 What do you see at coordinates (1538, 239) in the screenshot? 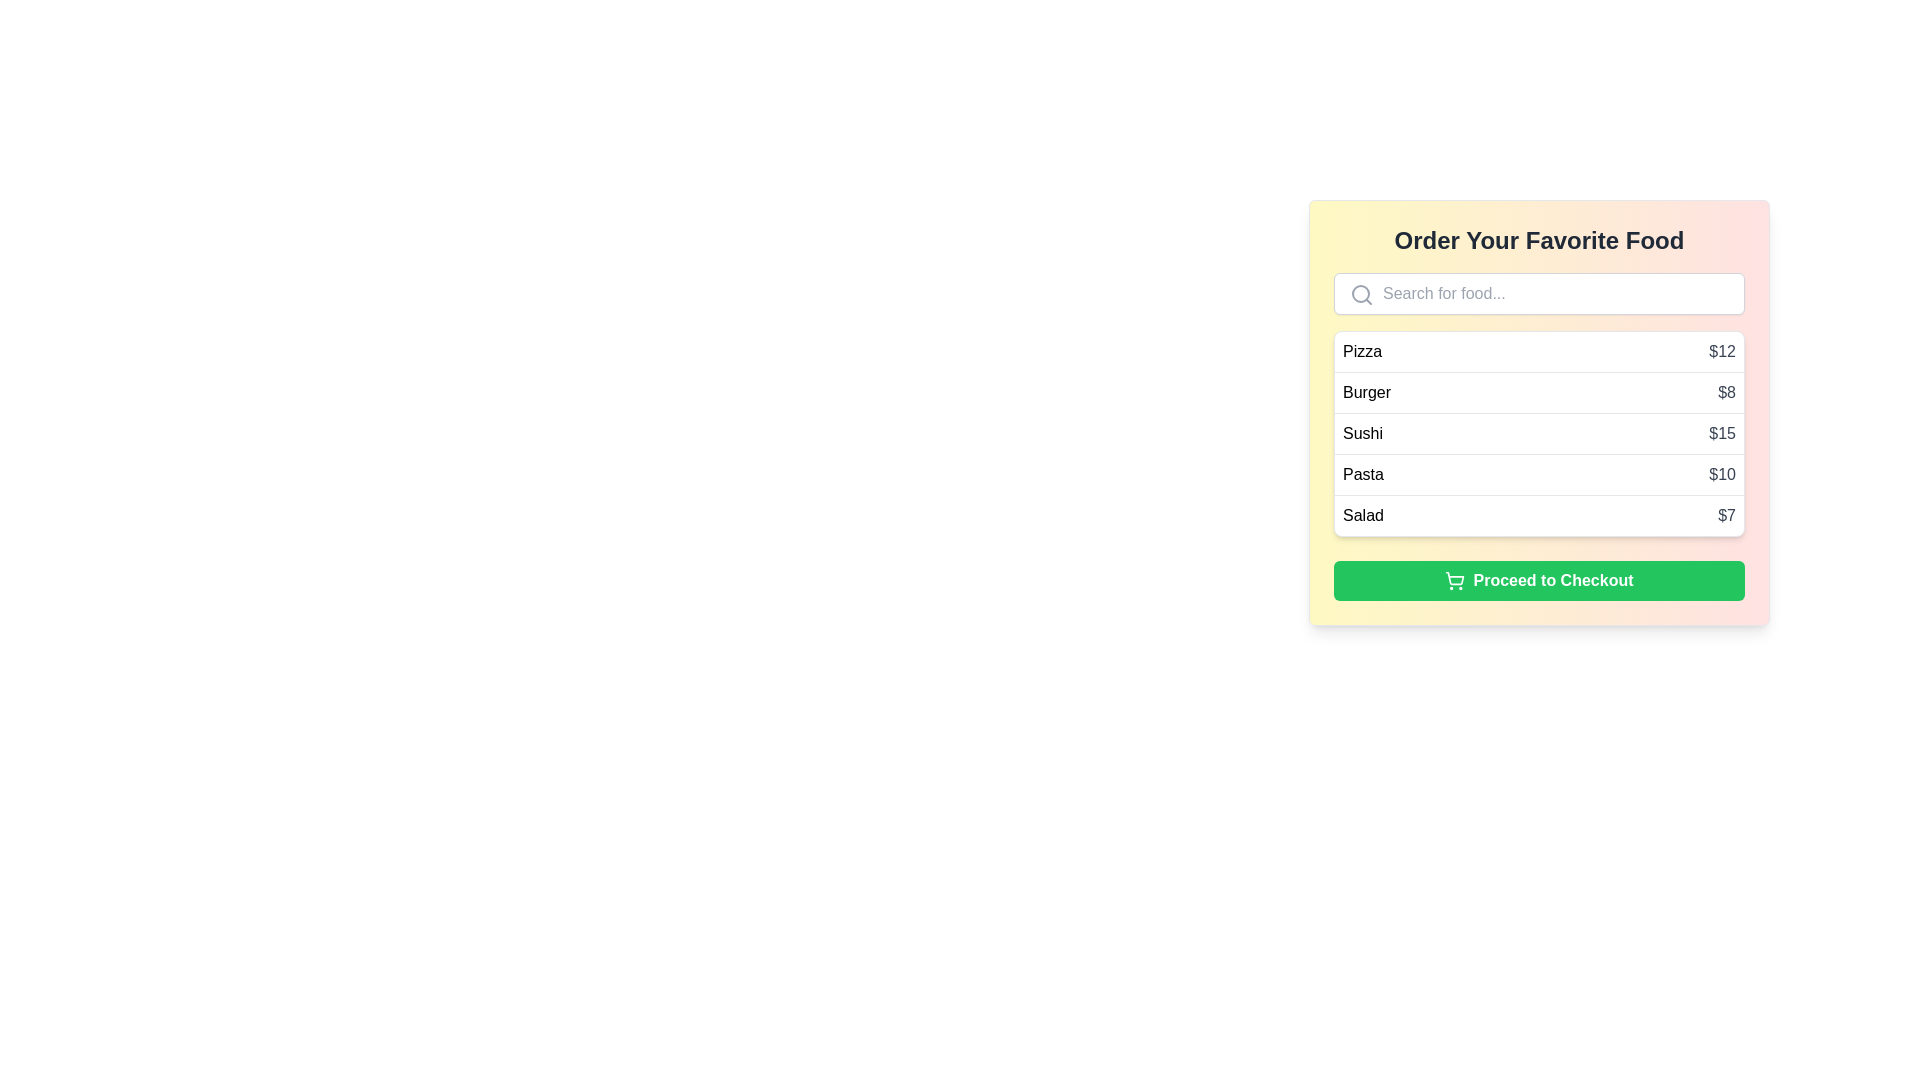
I see `header text element that displays 'Order Your Favorite Food', which is bold, large, and centrally aligned in dark gray color` at bounding box center [1538, 239].